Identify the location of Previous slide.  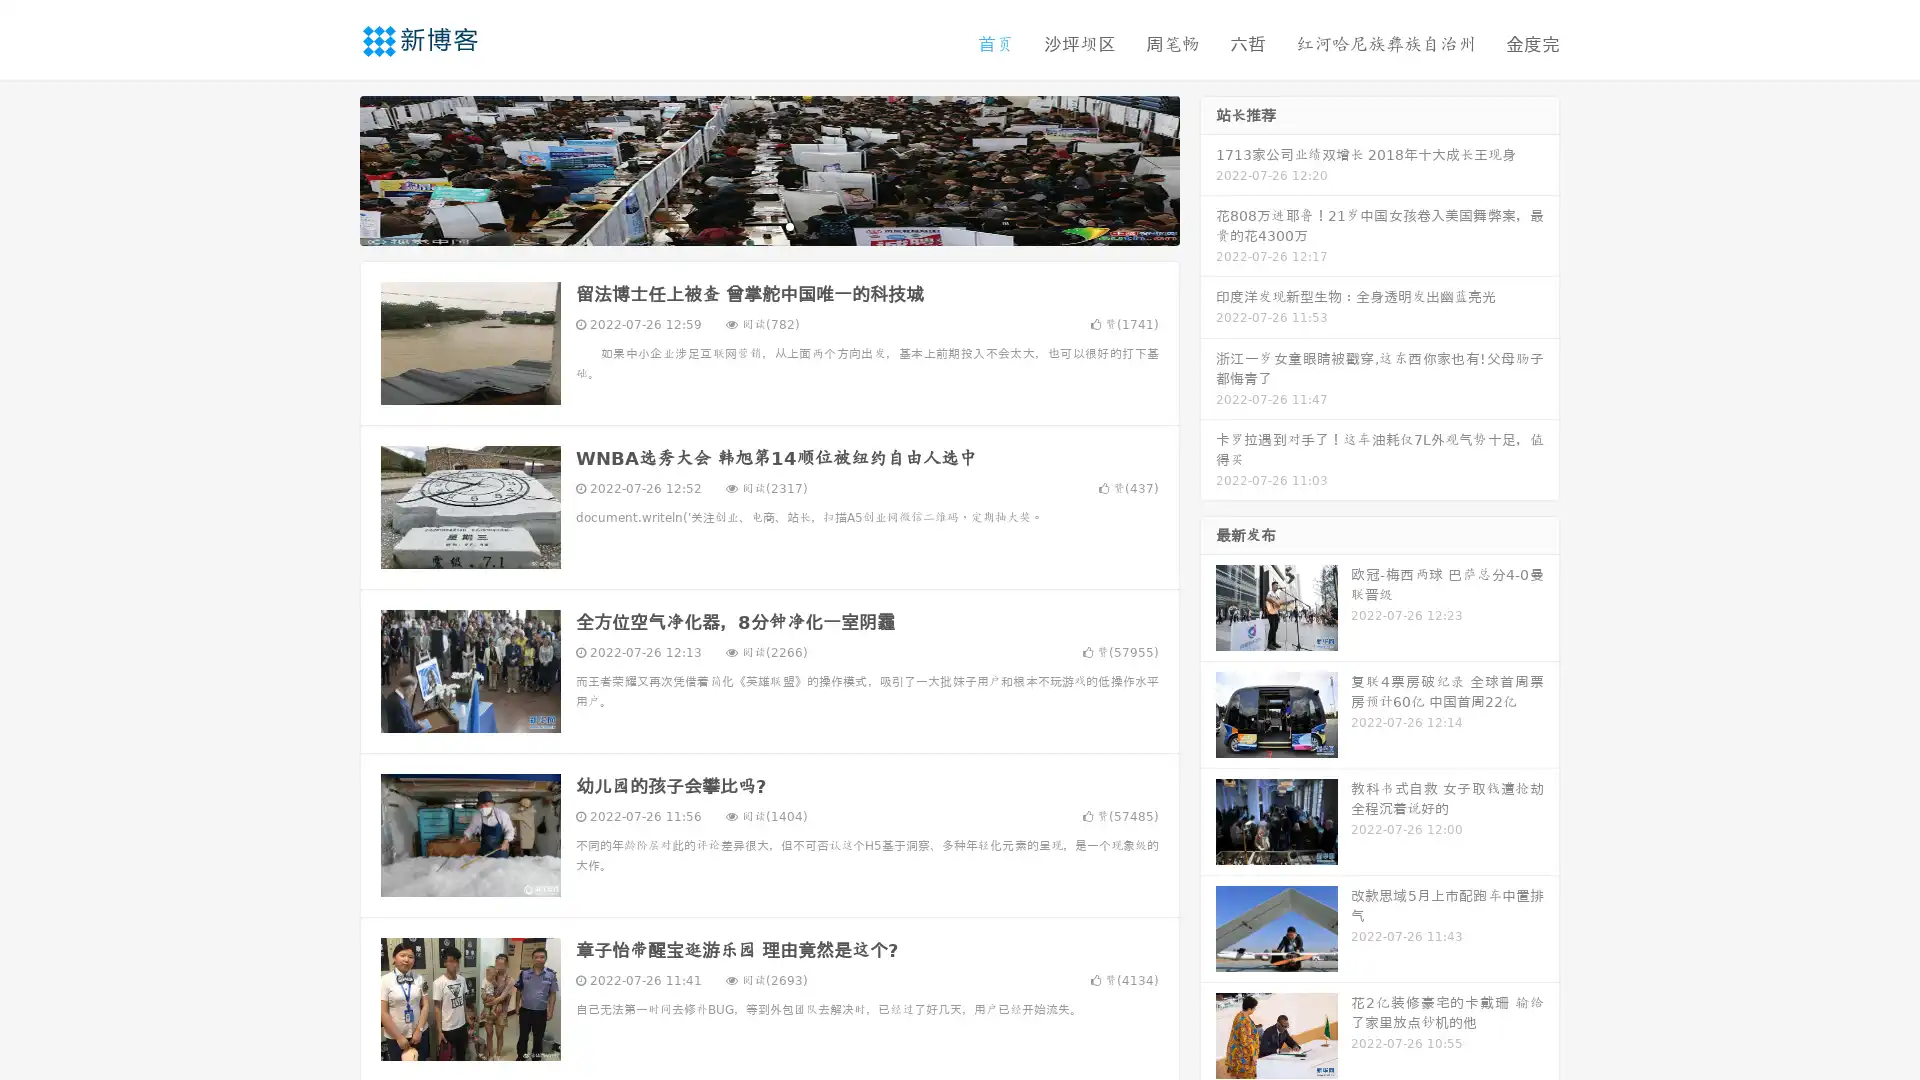
(330, 168).